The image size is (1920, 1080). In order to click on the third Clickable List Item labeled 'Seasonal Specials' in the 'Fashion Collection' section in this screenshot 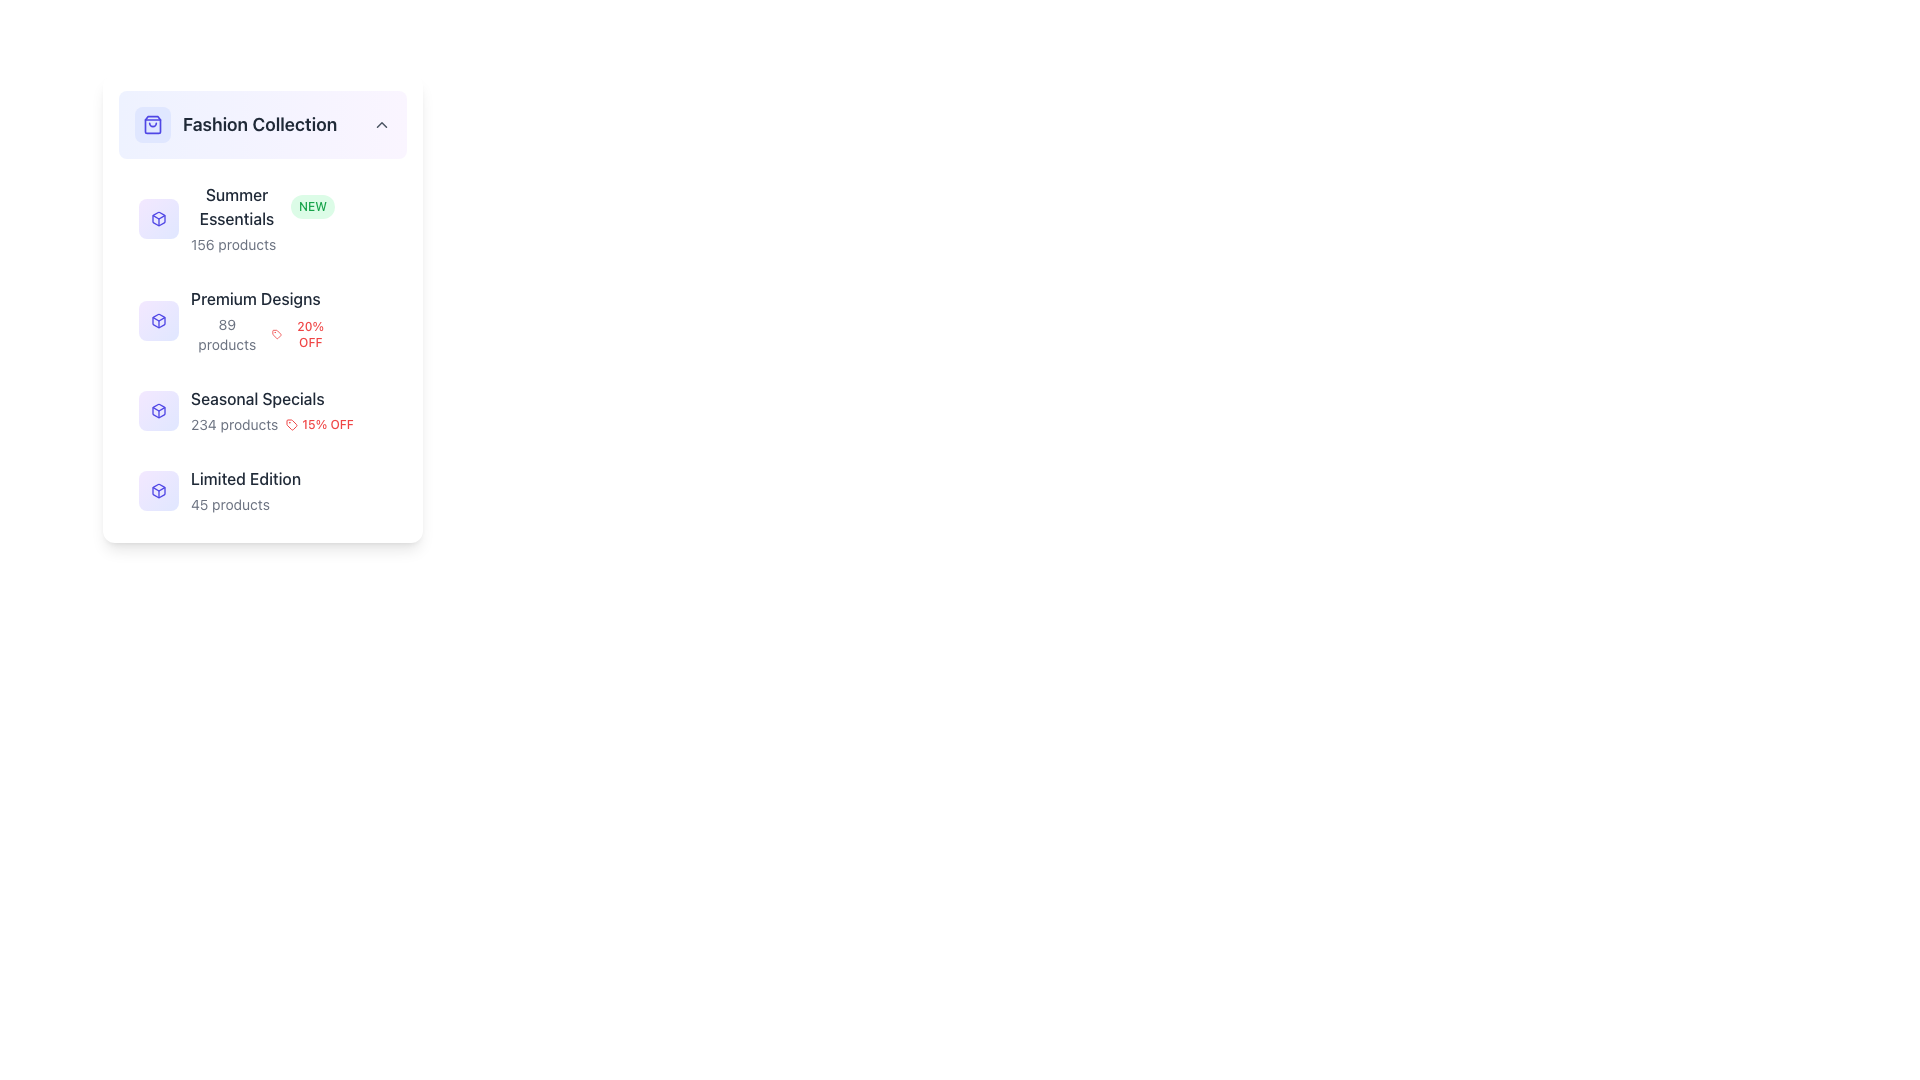, I will do `click(266, 410)`.